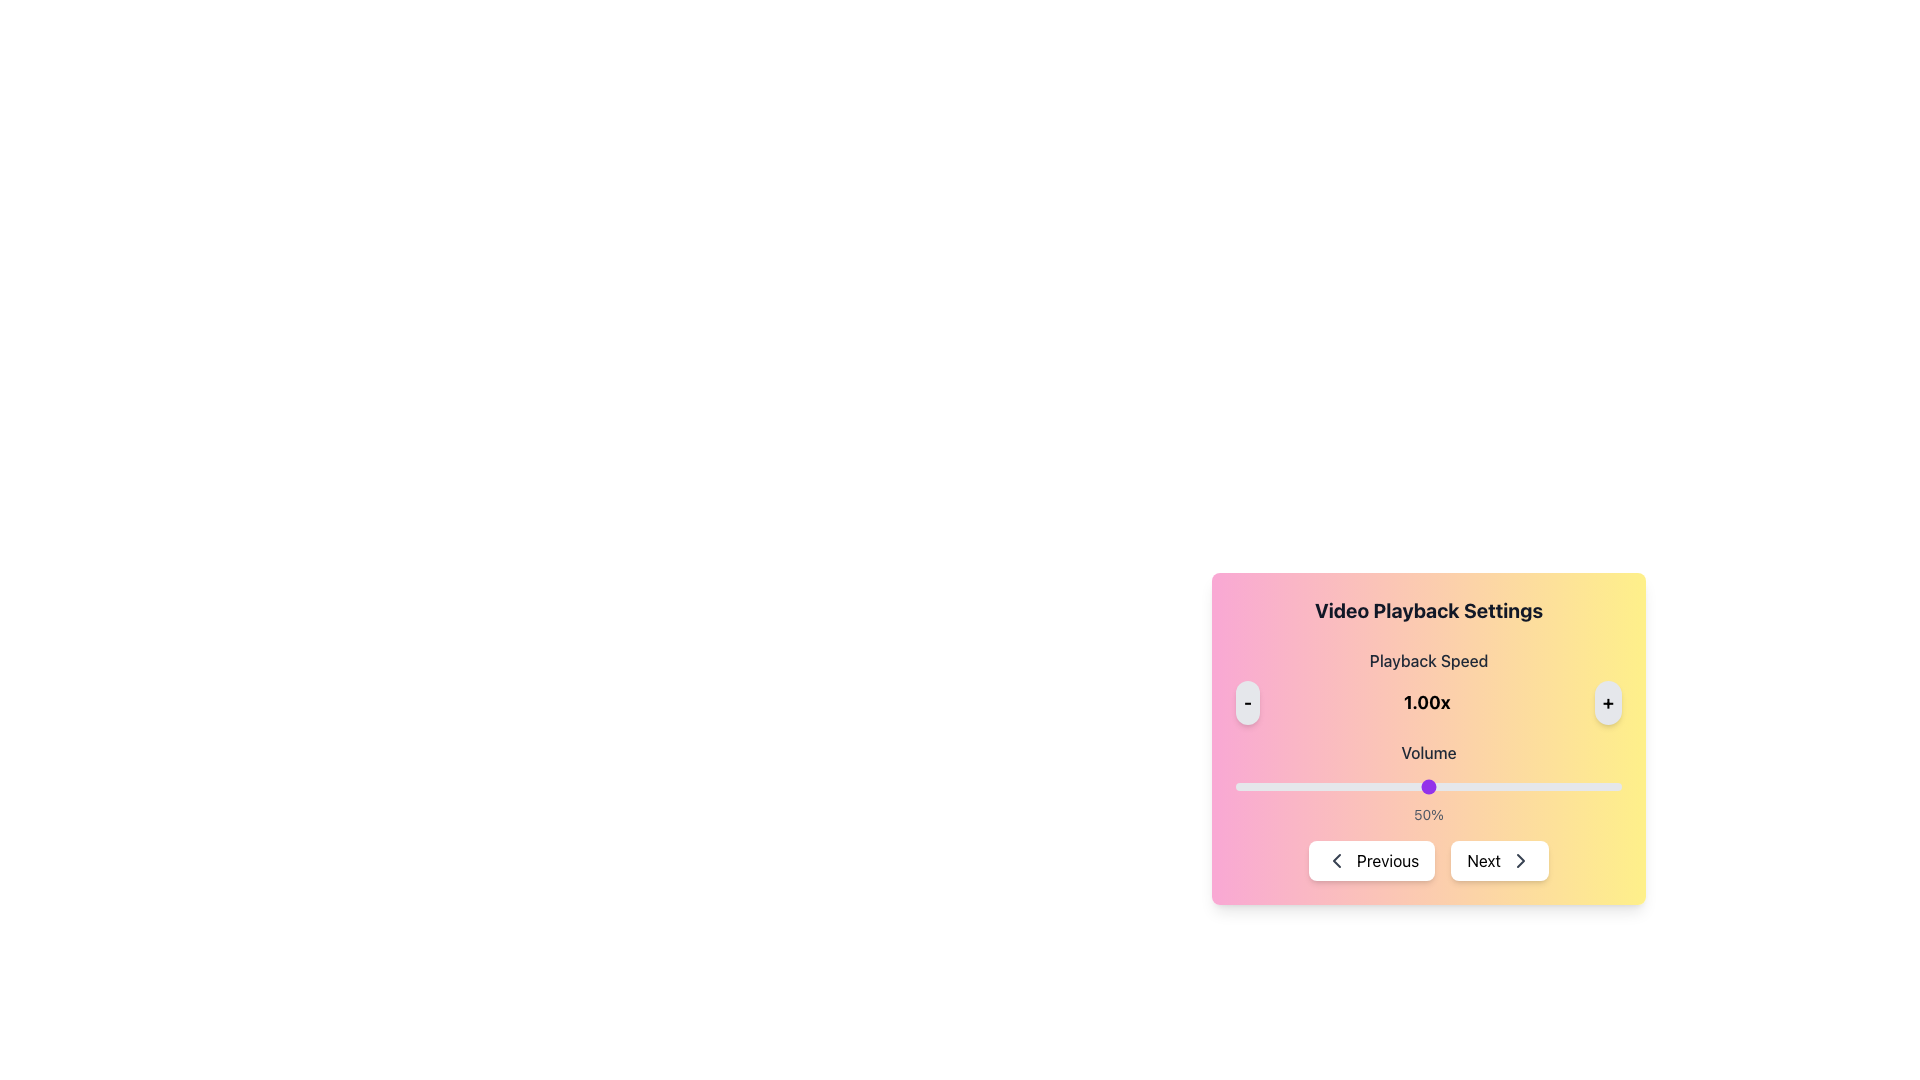 The width and height of the screenshot is (1920, 1080). Describe the element at coordinates (1337, 859) in the screenshot. I see `the backward navigation icon located to the left of the text 'Previous' in the button labeled 'Previous' within the 'Video Playback Settings' panel` at that location.